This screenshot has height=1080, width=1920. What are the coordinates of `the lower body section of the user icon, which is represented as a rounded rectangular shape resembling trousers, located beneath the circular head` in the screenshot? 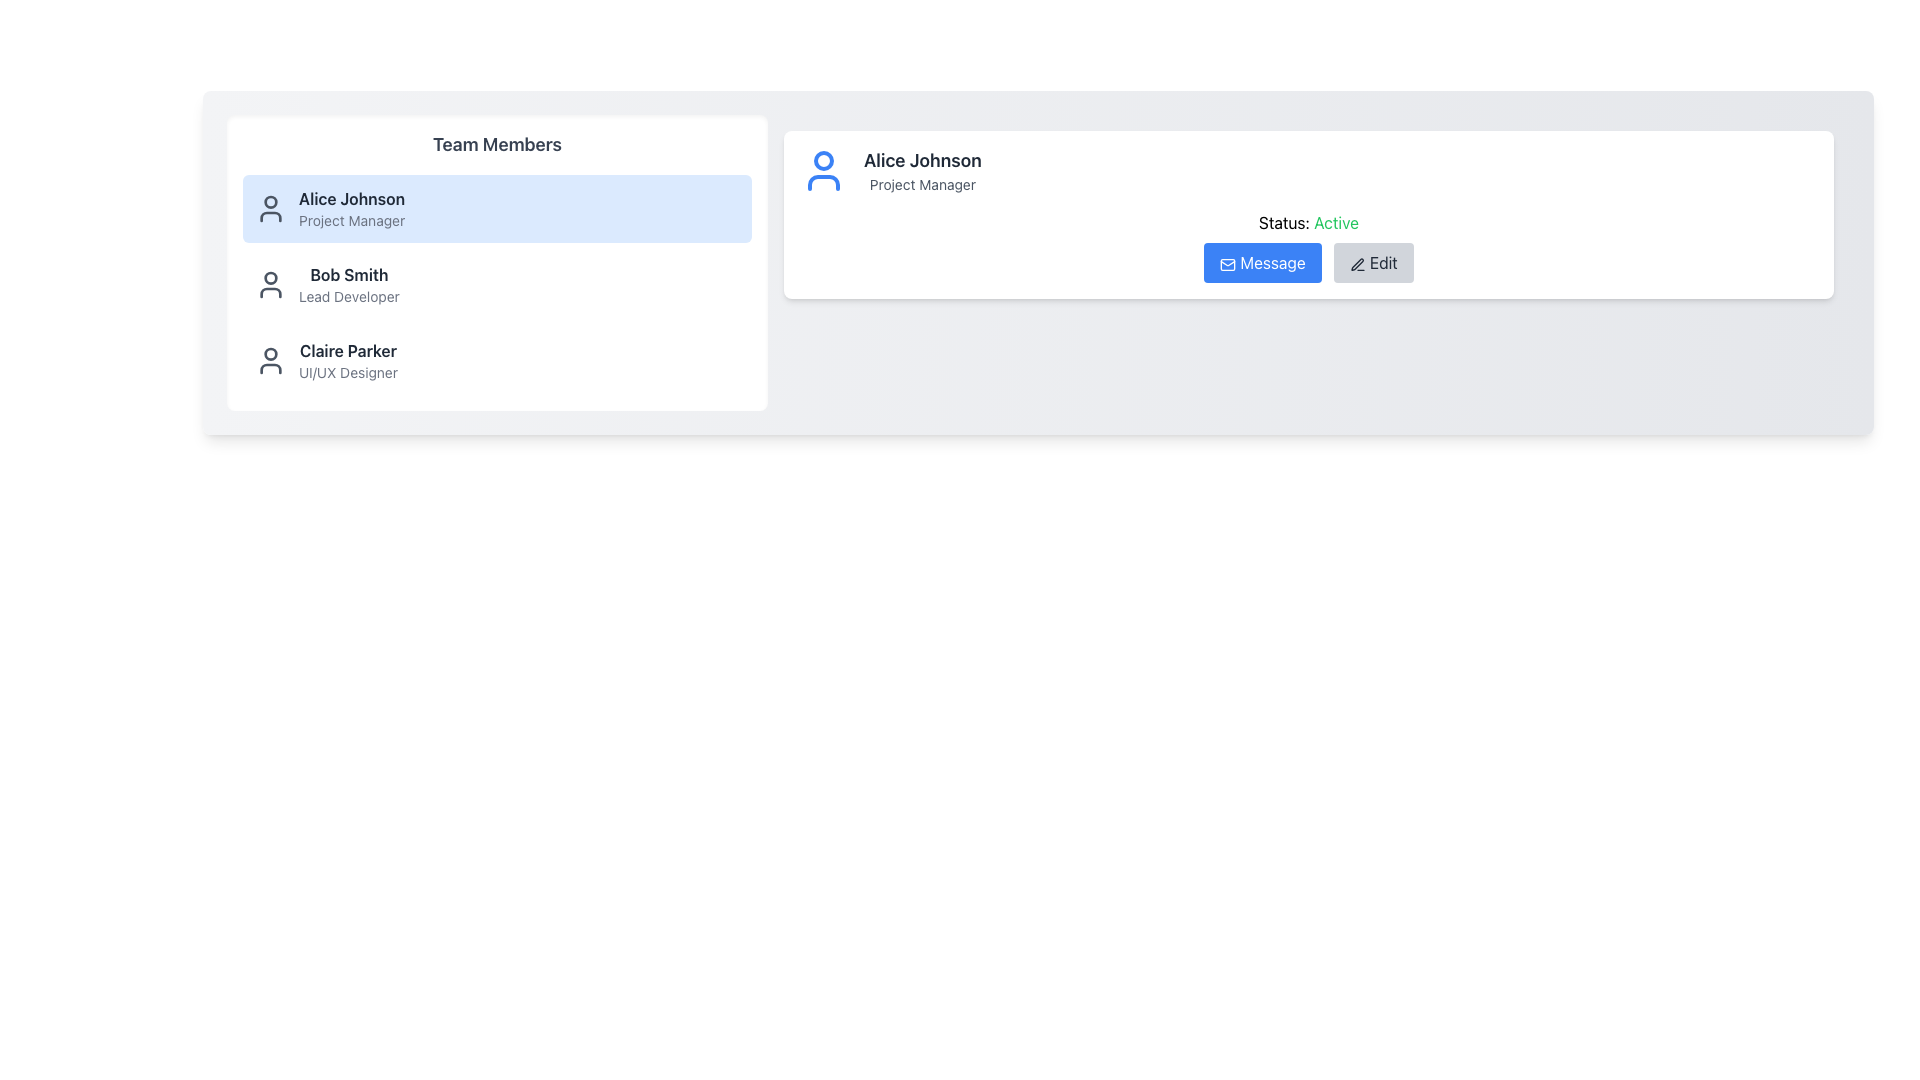 It's located at (269, 293).